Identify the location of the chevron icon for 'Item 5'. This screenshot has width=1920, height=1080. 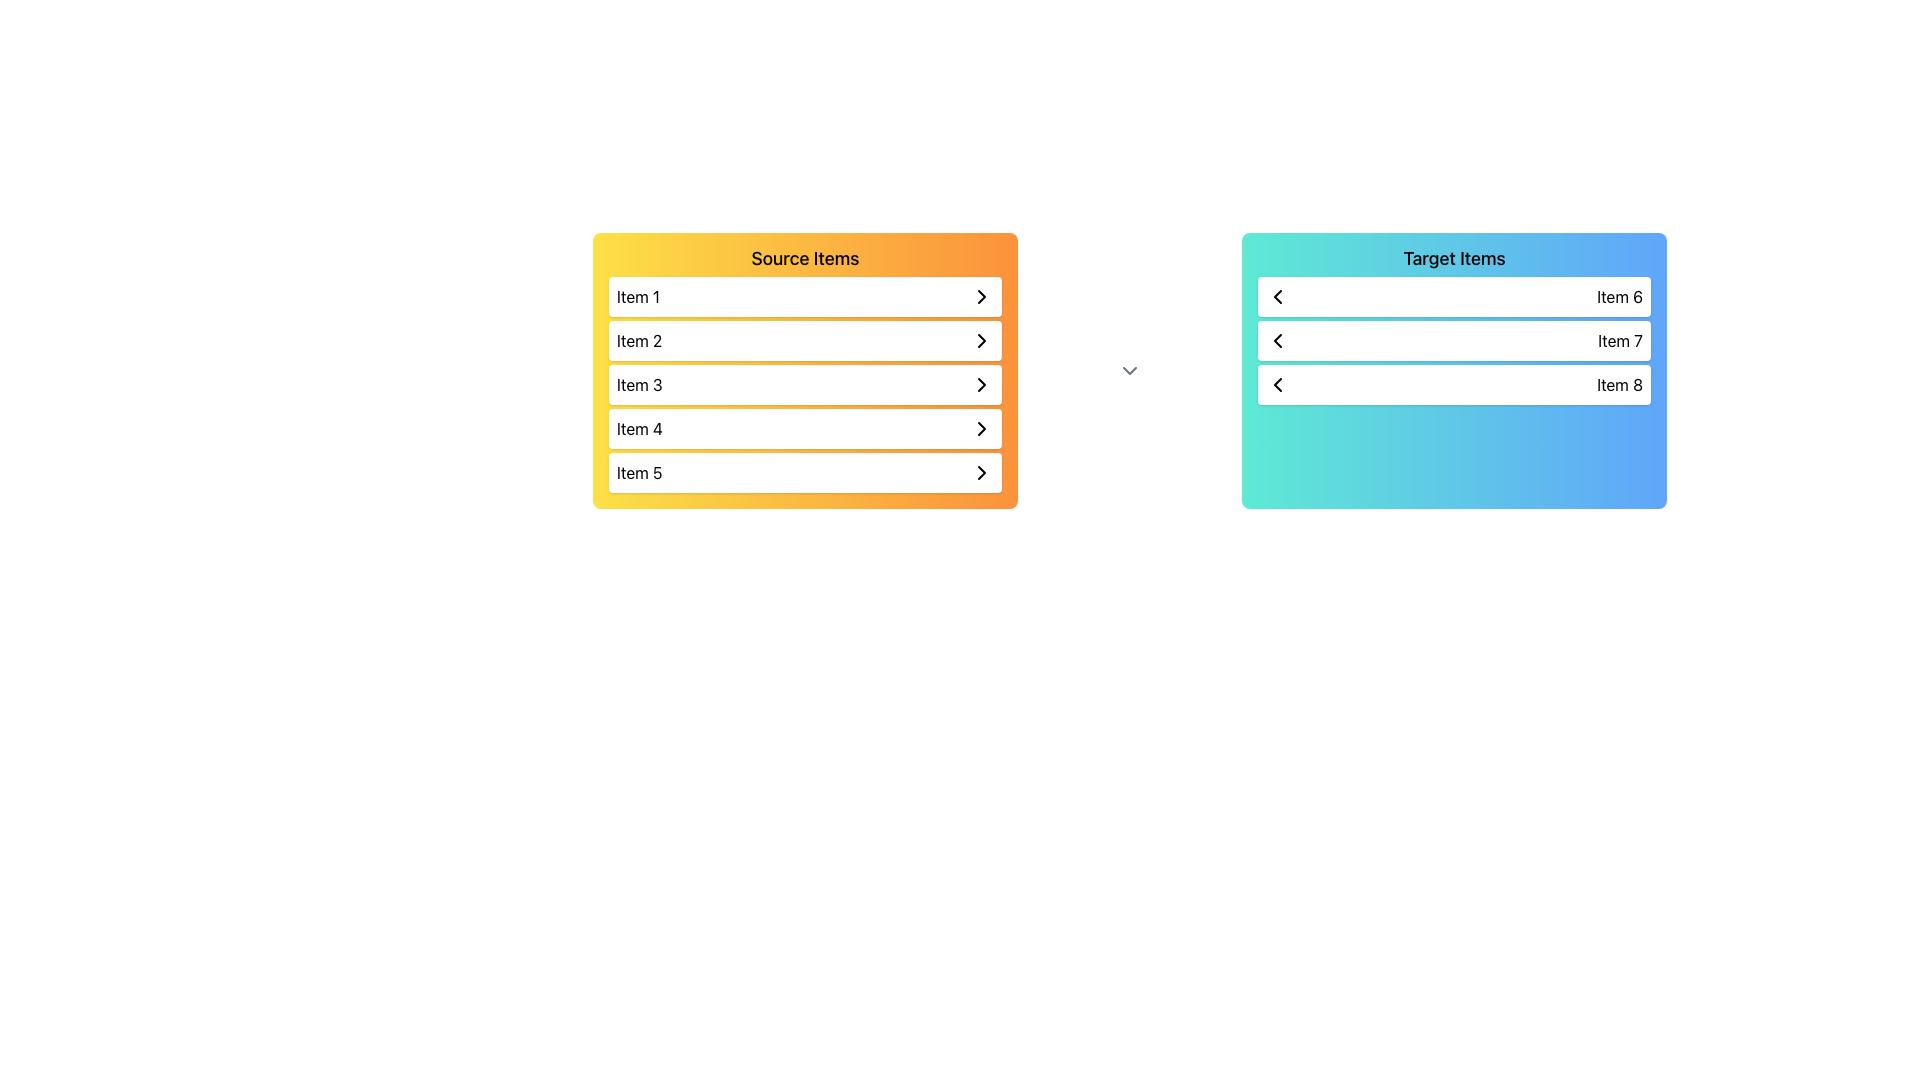
(981, 473).